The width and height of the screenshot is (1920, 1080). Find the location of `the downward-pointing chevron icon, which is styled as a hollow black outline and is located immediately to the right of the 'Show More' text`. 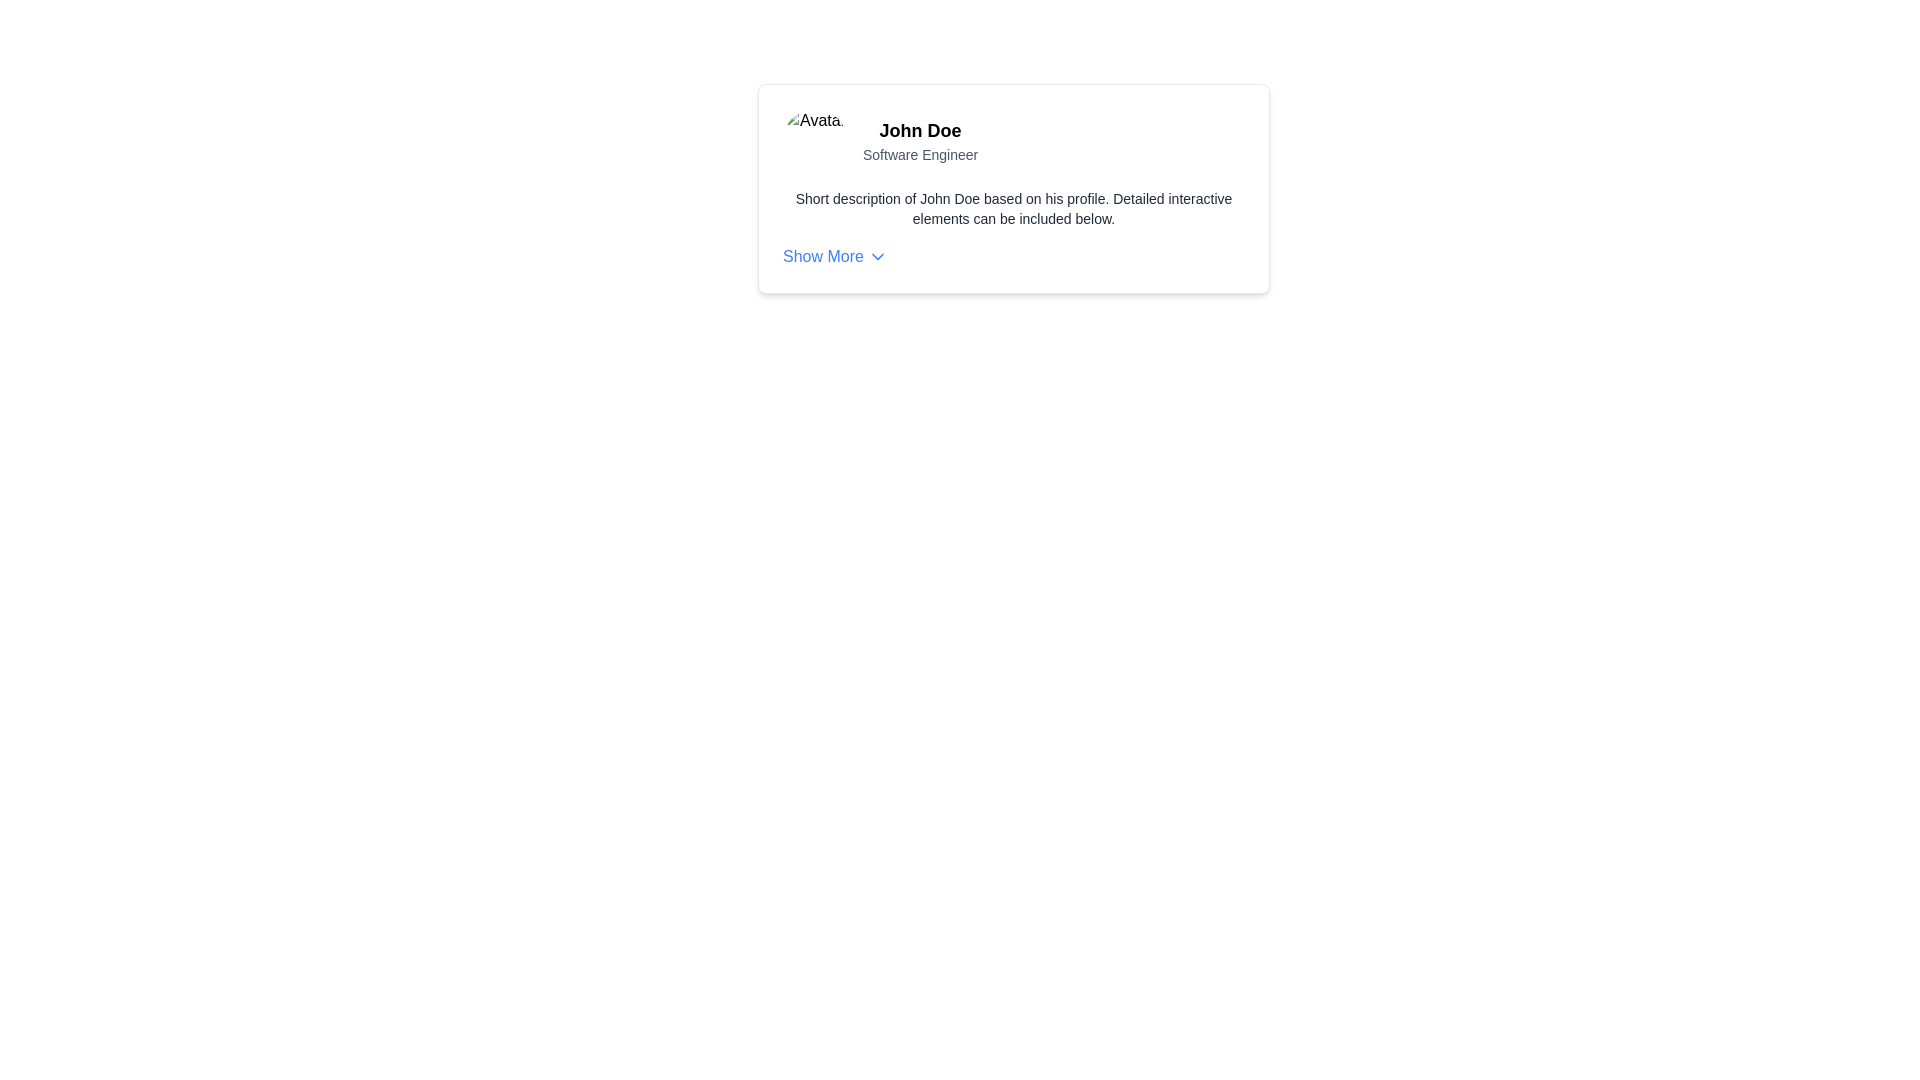

the downward-pointing chevron icon, which is styled as a hollow black outline and is located immediately to the right of the 'Show More' text is located at coordinates (877, 256).